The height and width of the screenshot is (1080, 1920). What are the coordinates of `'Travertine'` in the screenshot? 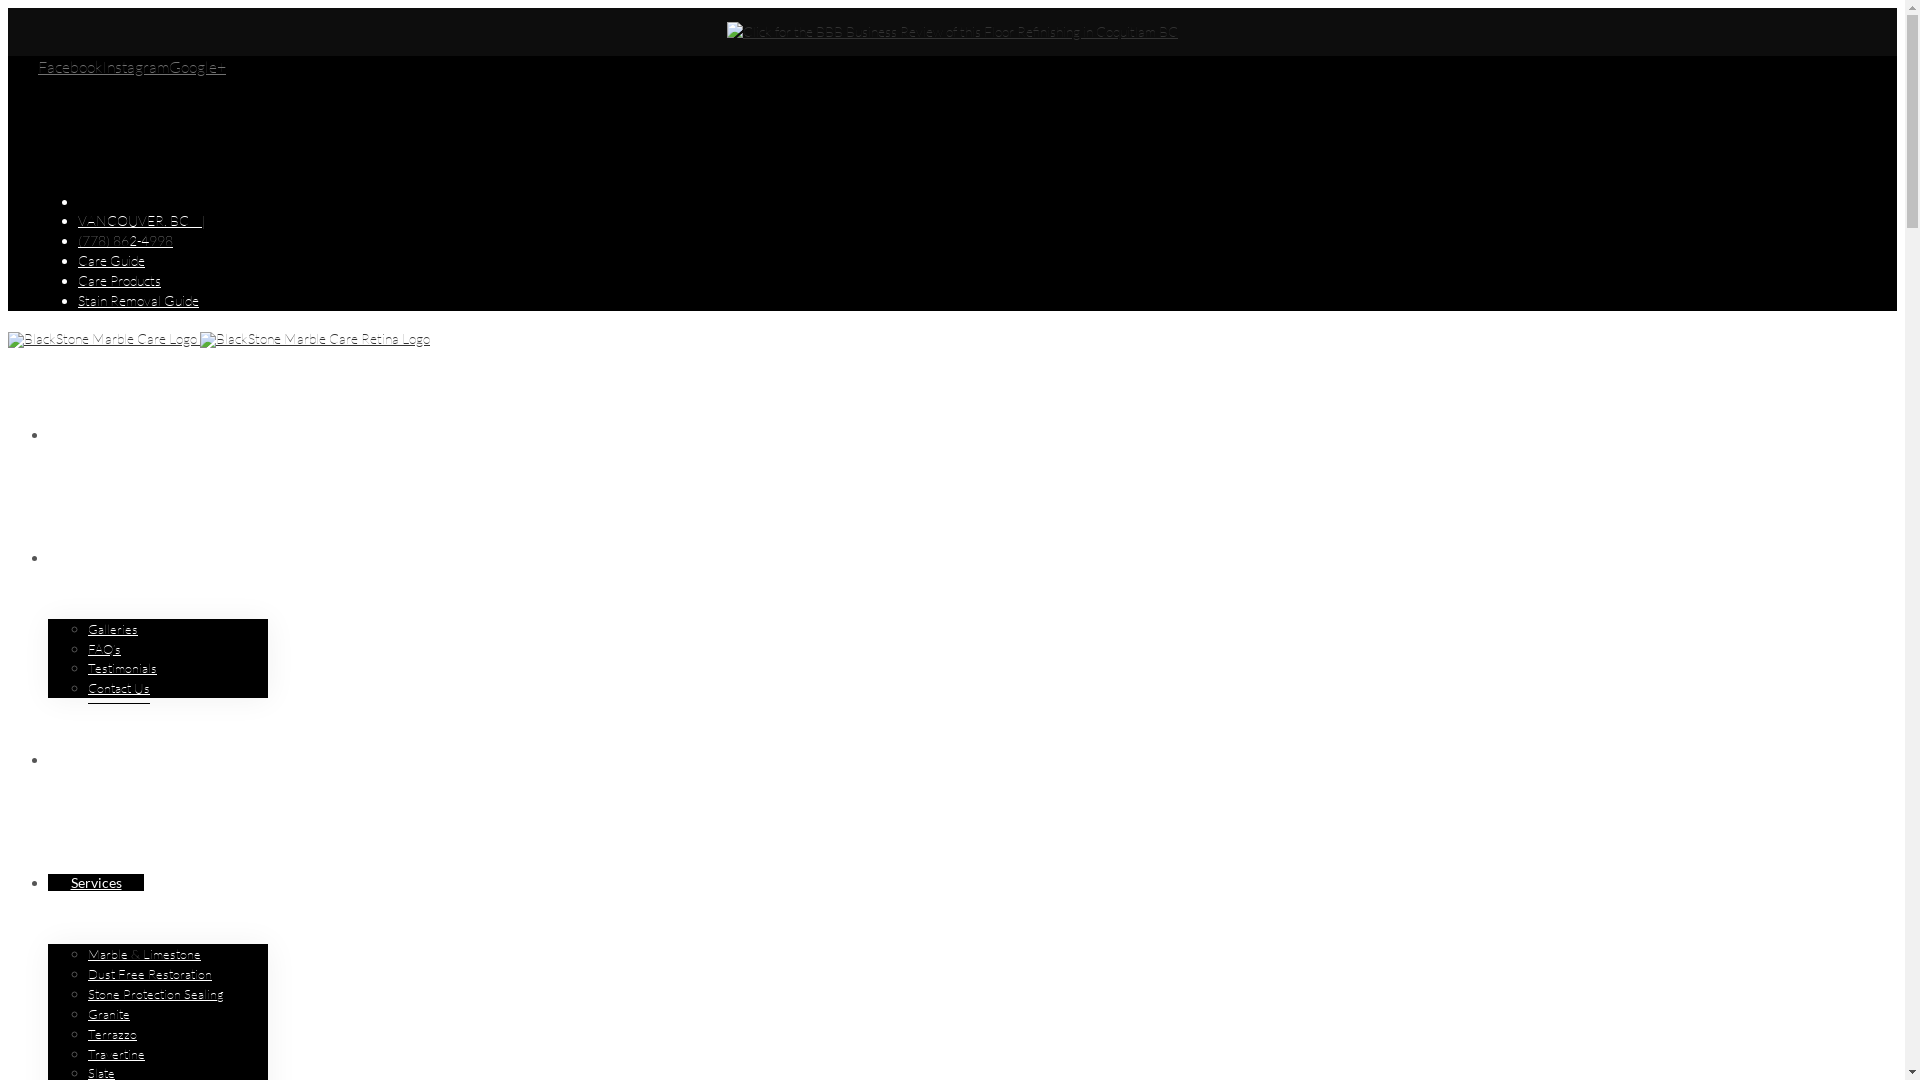 It's located at (115, 1053).